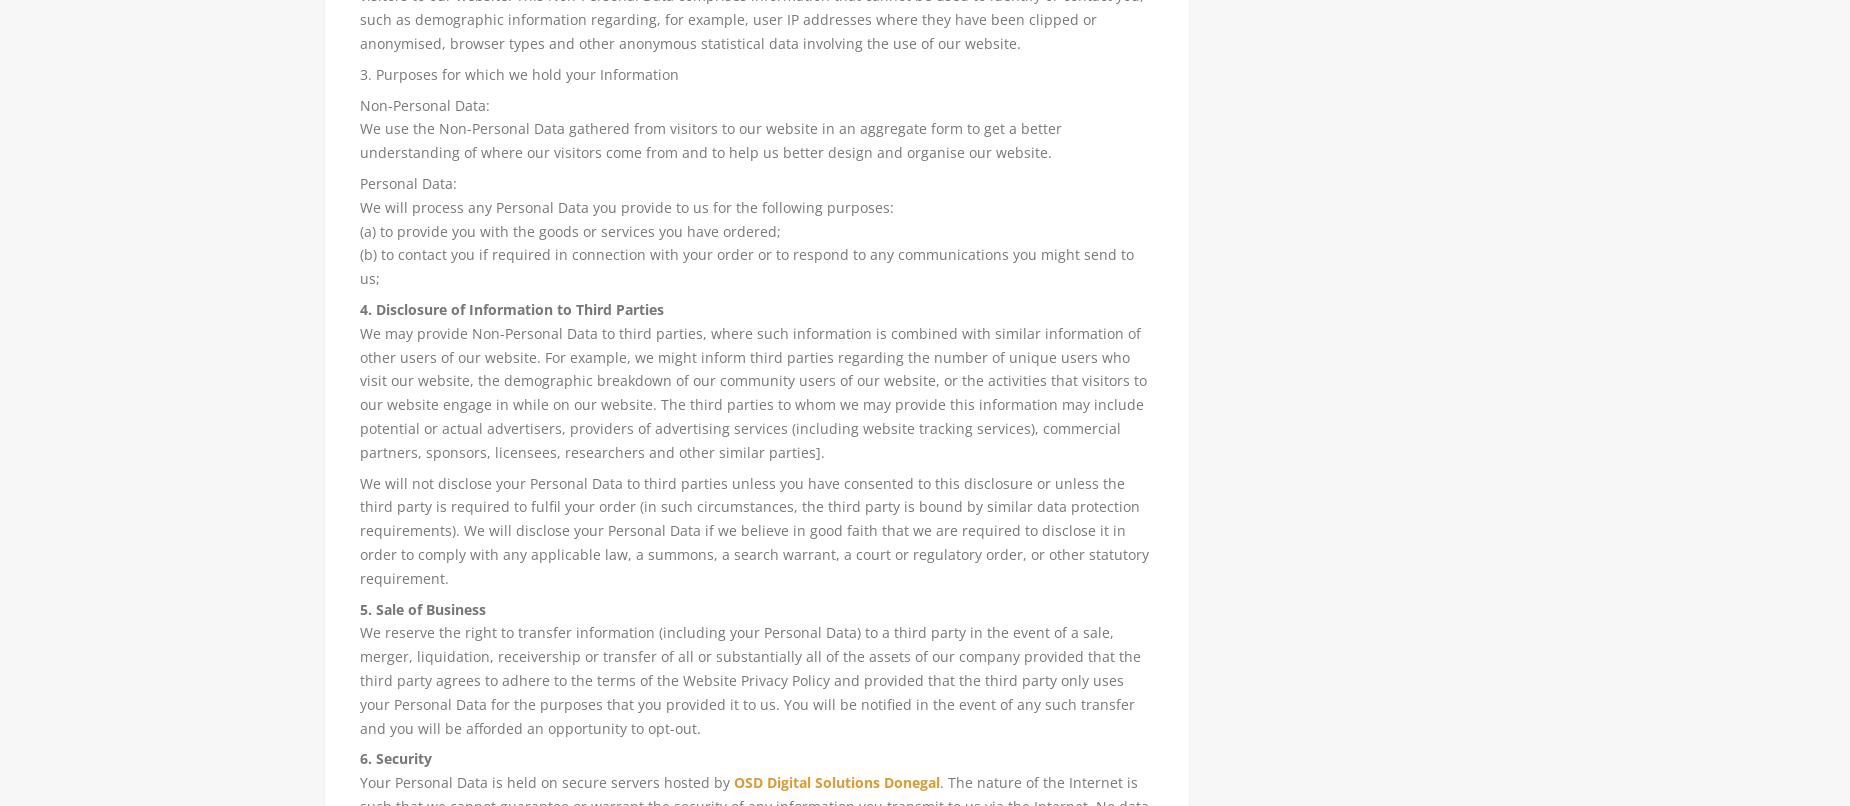 Image resolution: width=1850 pixels, height=806 pixels. Describe the element at coordinates (710, 140) in the screenshot. I see `'We use the Non-Personal Data gathered from visitors to our website in an aggregate form to get a better understanding of where our visitors come from and to help us better design and organise our website.'` at that location.